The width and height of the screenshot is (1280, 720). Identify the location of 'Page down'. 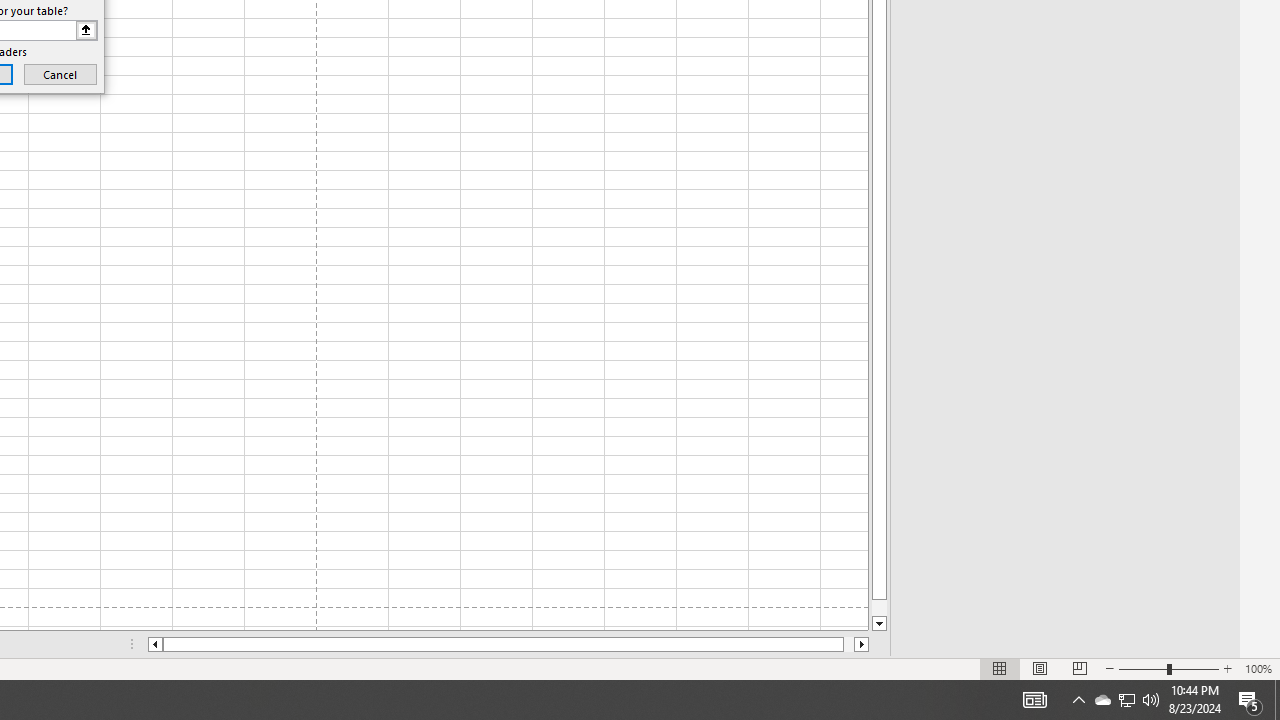
(879, 607).